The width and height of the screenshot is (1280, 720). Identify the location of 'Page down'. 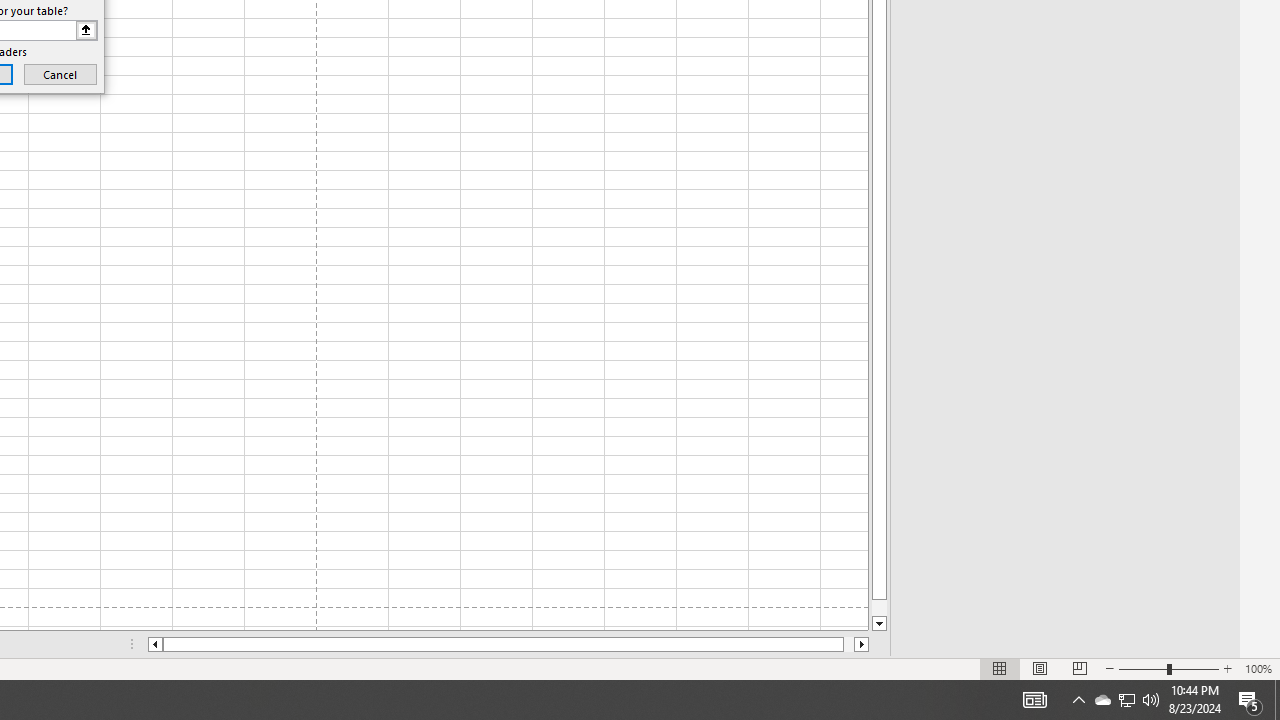
(879, 607).